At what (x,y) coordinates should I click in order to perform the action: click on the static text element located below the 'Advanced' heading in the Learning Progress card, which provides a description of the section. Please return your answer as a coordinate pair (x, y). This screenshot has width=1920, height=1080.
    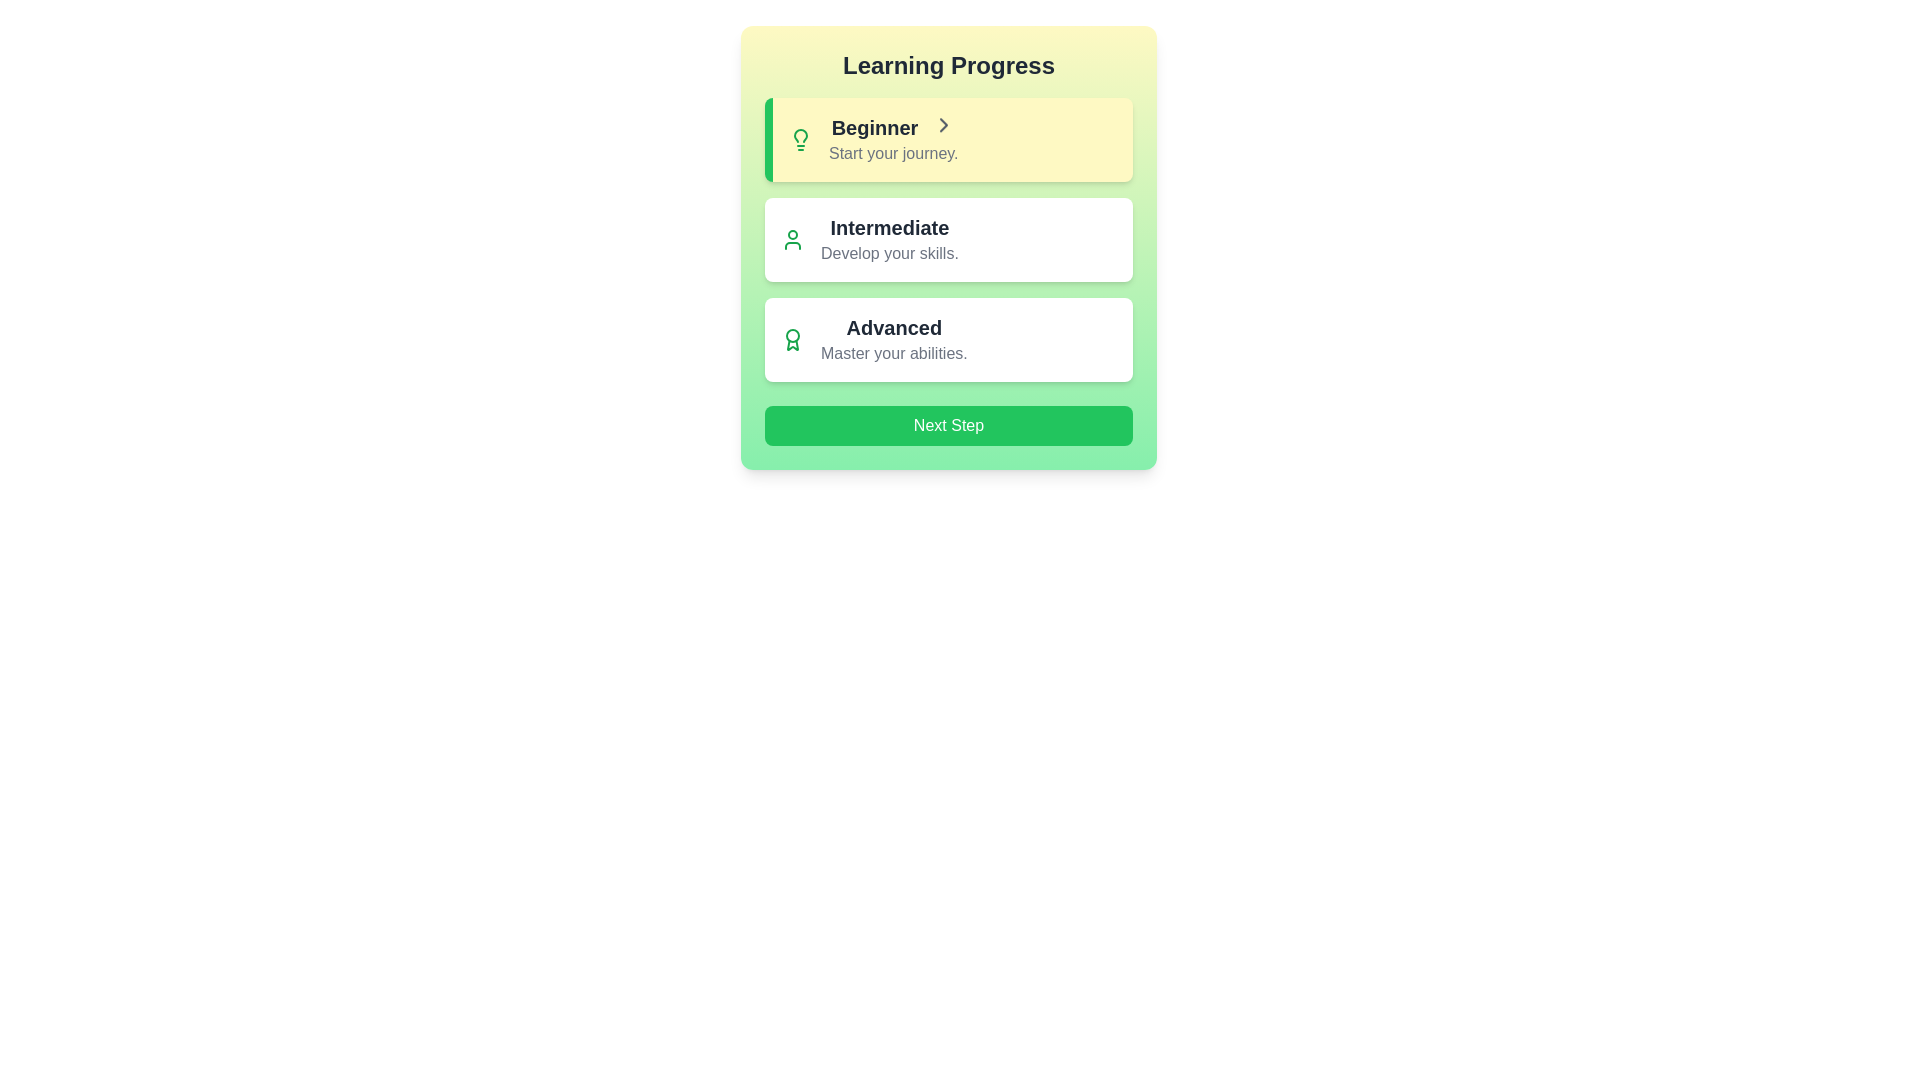
    Looking at the image, I should click on (893, 353).